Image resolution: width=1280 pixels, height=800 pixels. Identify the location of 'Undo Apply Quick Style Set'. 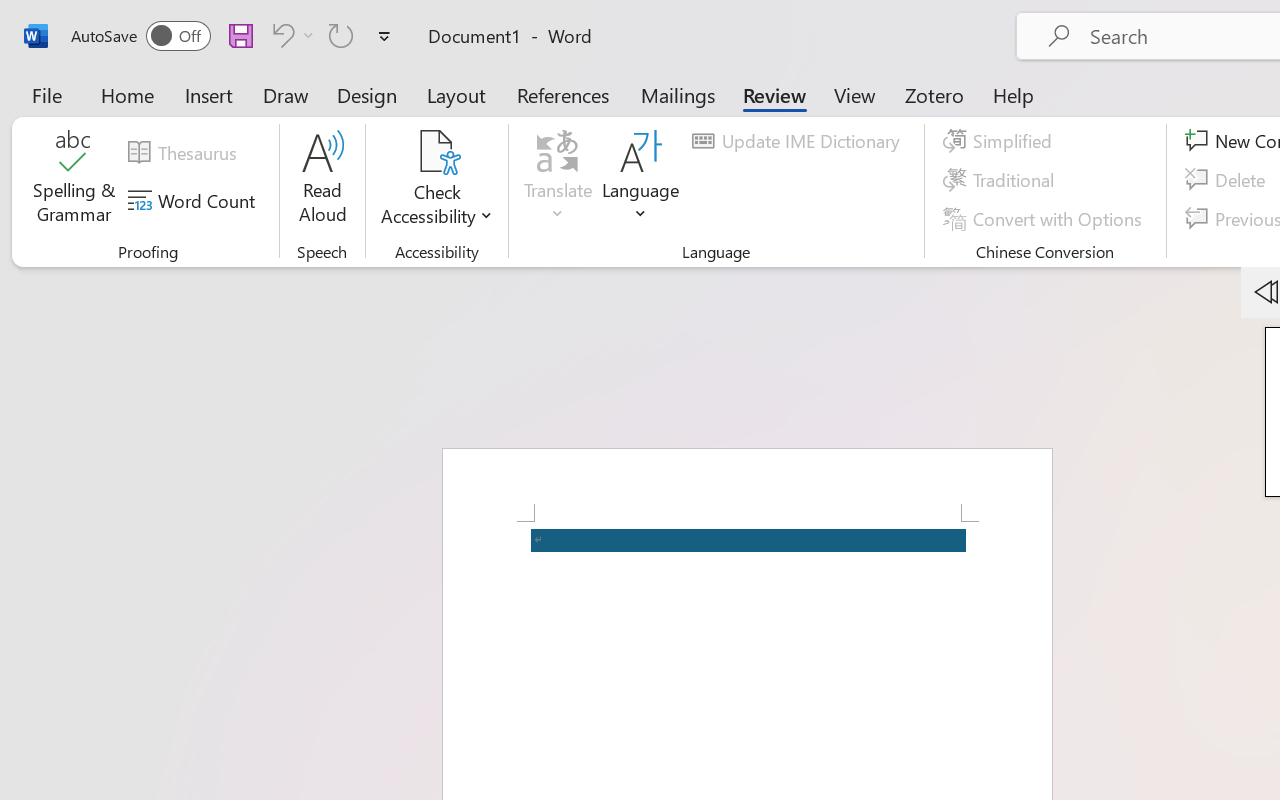
(289, 34).